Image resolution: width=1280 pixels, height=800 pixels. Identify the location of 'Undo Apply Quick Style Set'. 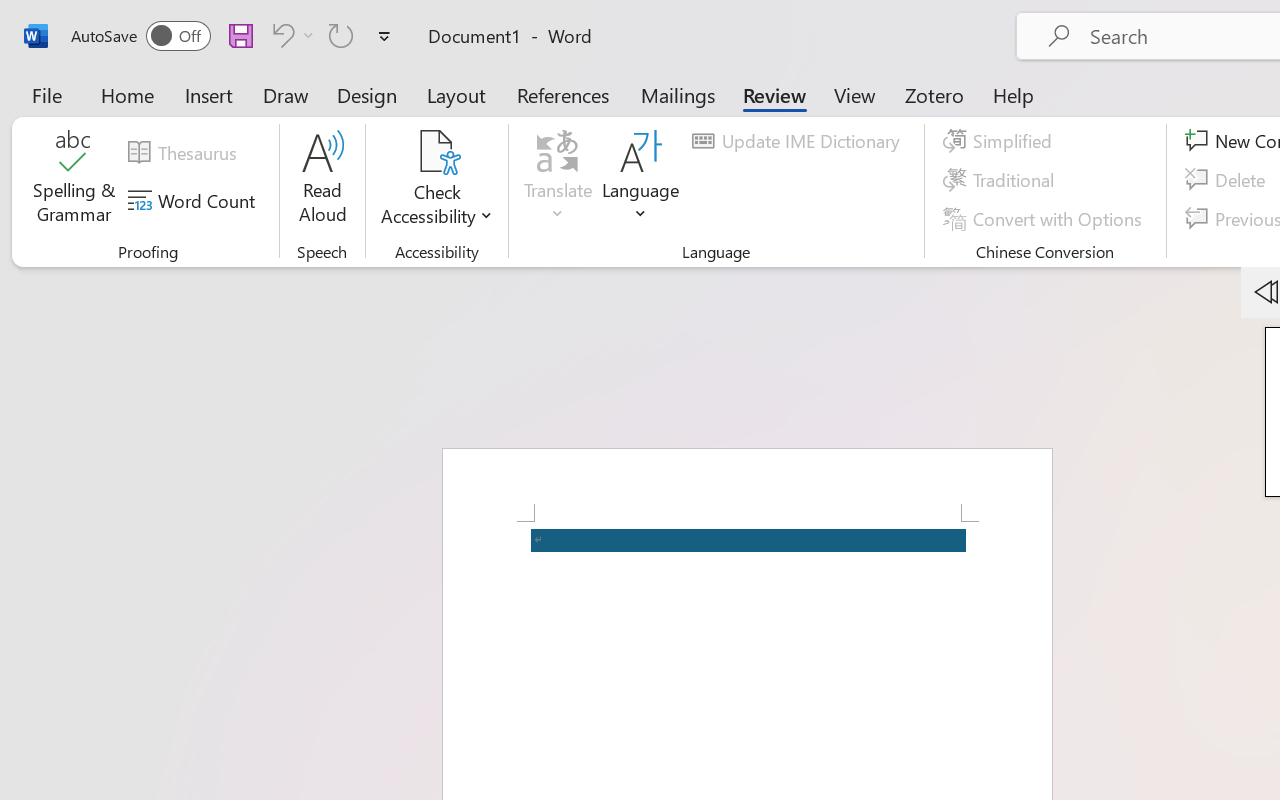
(289, 34).